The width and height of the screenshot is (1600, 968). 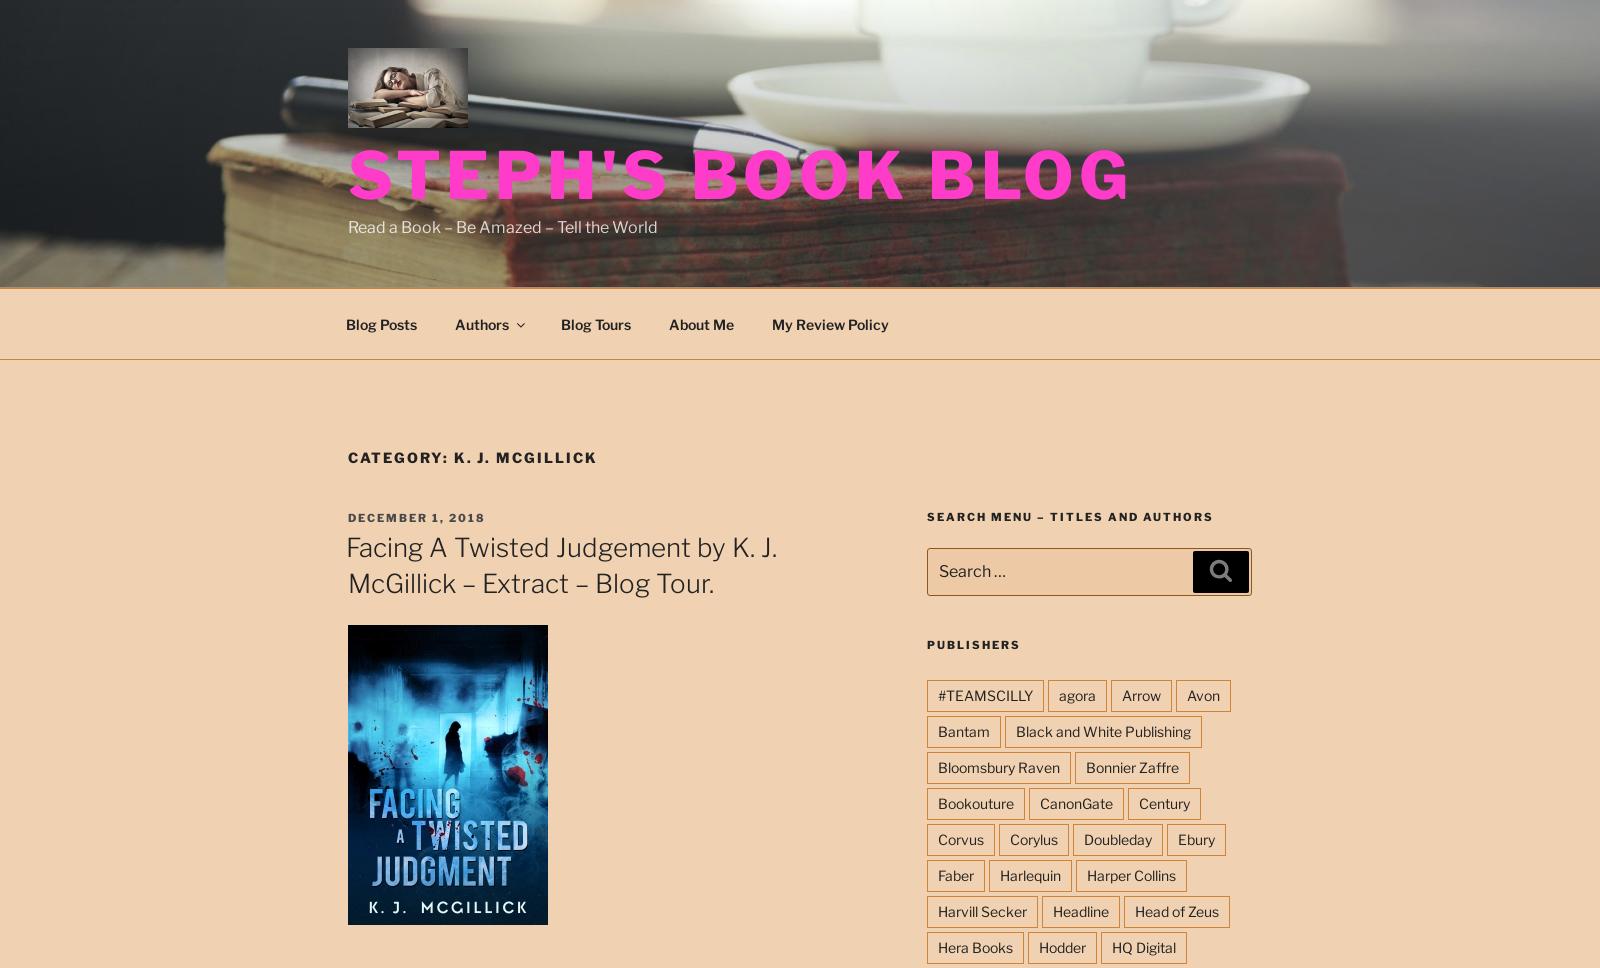 What do you see at coordinates (1069, 517) in the screenshot?
I see `'Search Menu – Titles and Authors'` at bounding box center [1069, 517].